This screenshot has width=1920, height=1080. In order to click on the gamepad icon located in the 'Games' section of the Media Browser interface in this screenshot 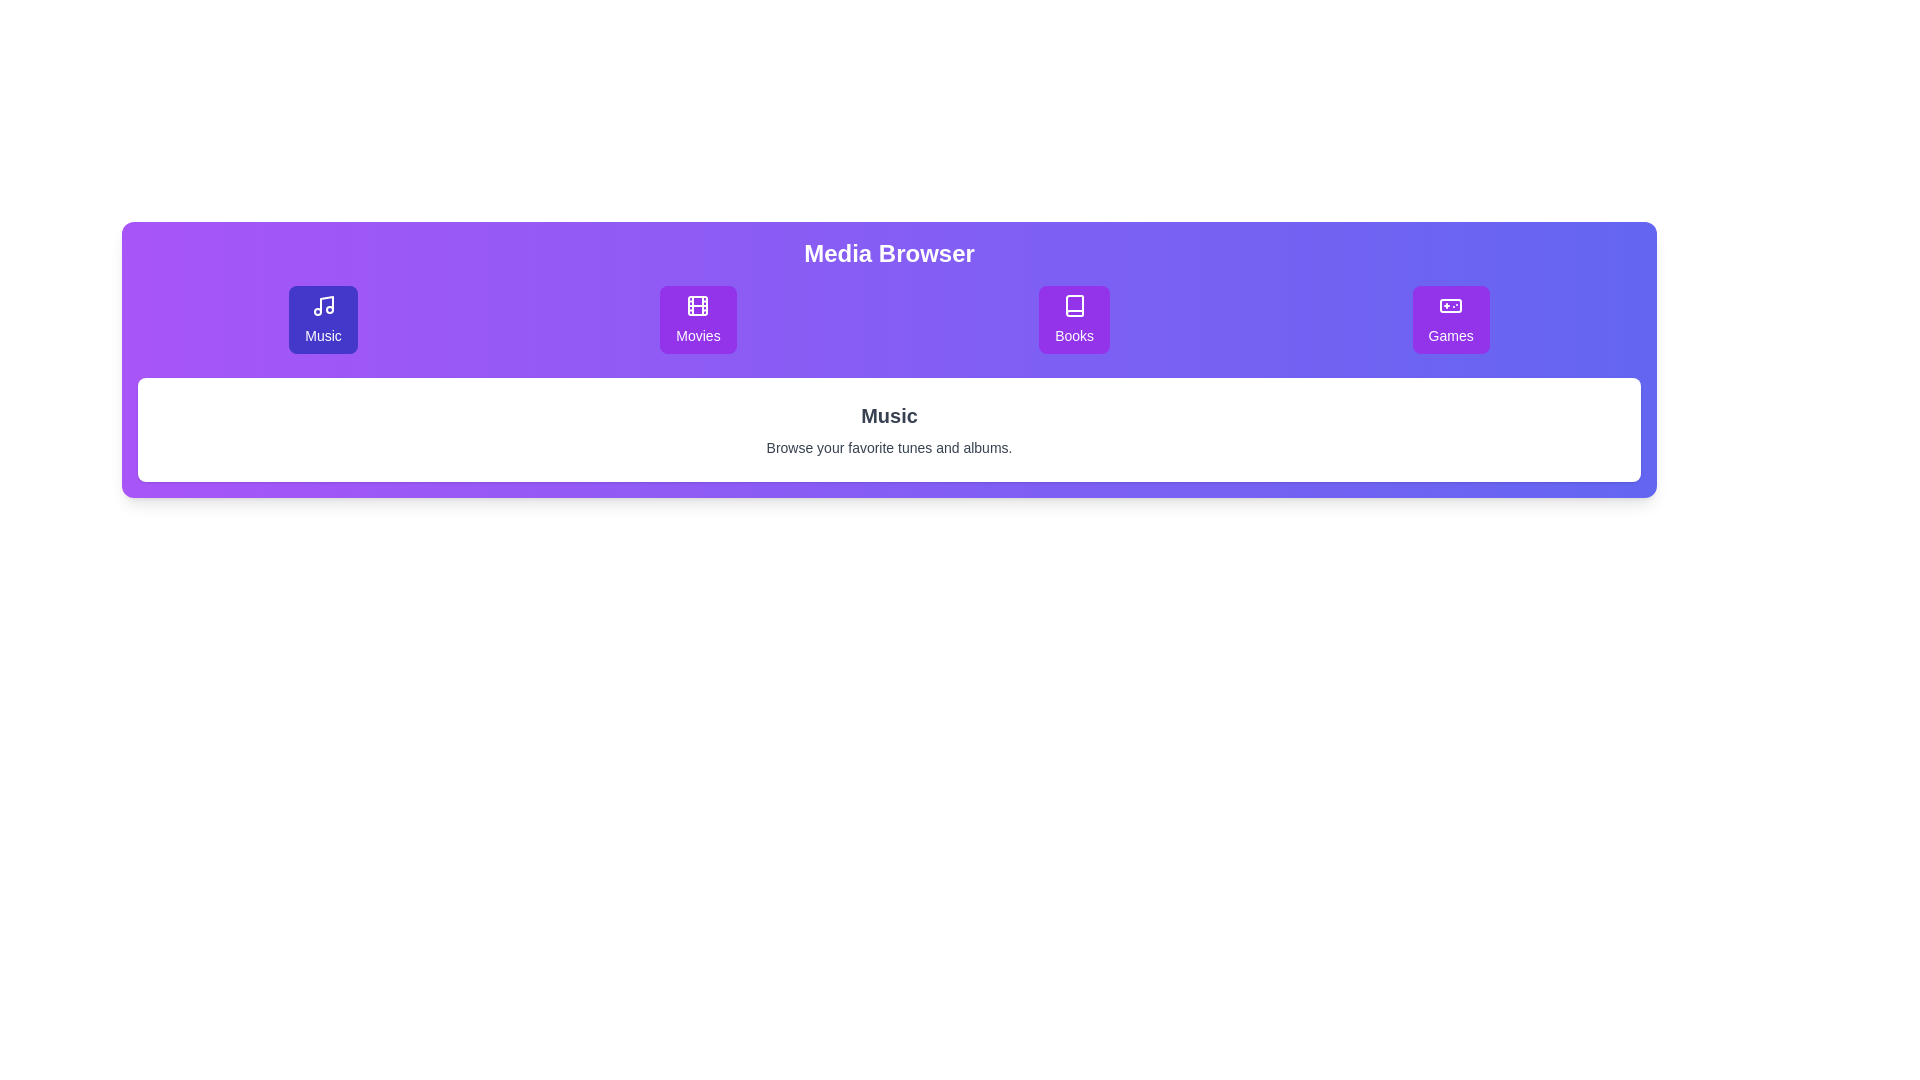, I will do `click(1451, 305)`.